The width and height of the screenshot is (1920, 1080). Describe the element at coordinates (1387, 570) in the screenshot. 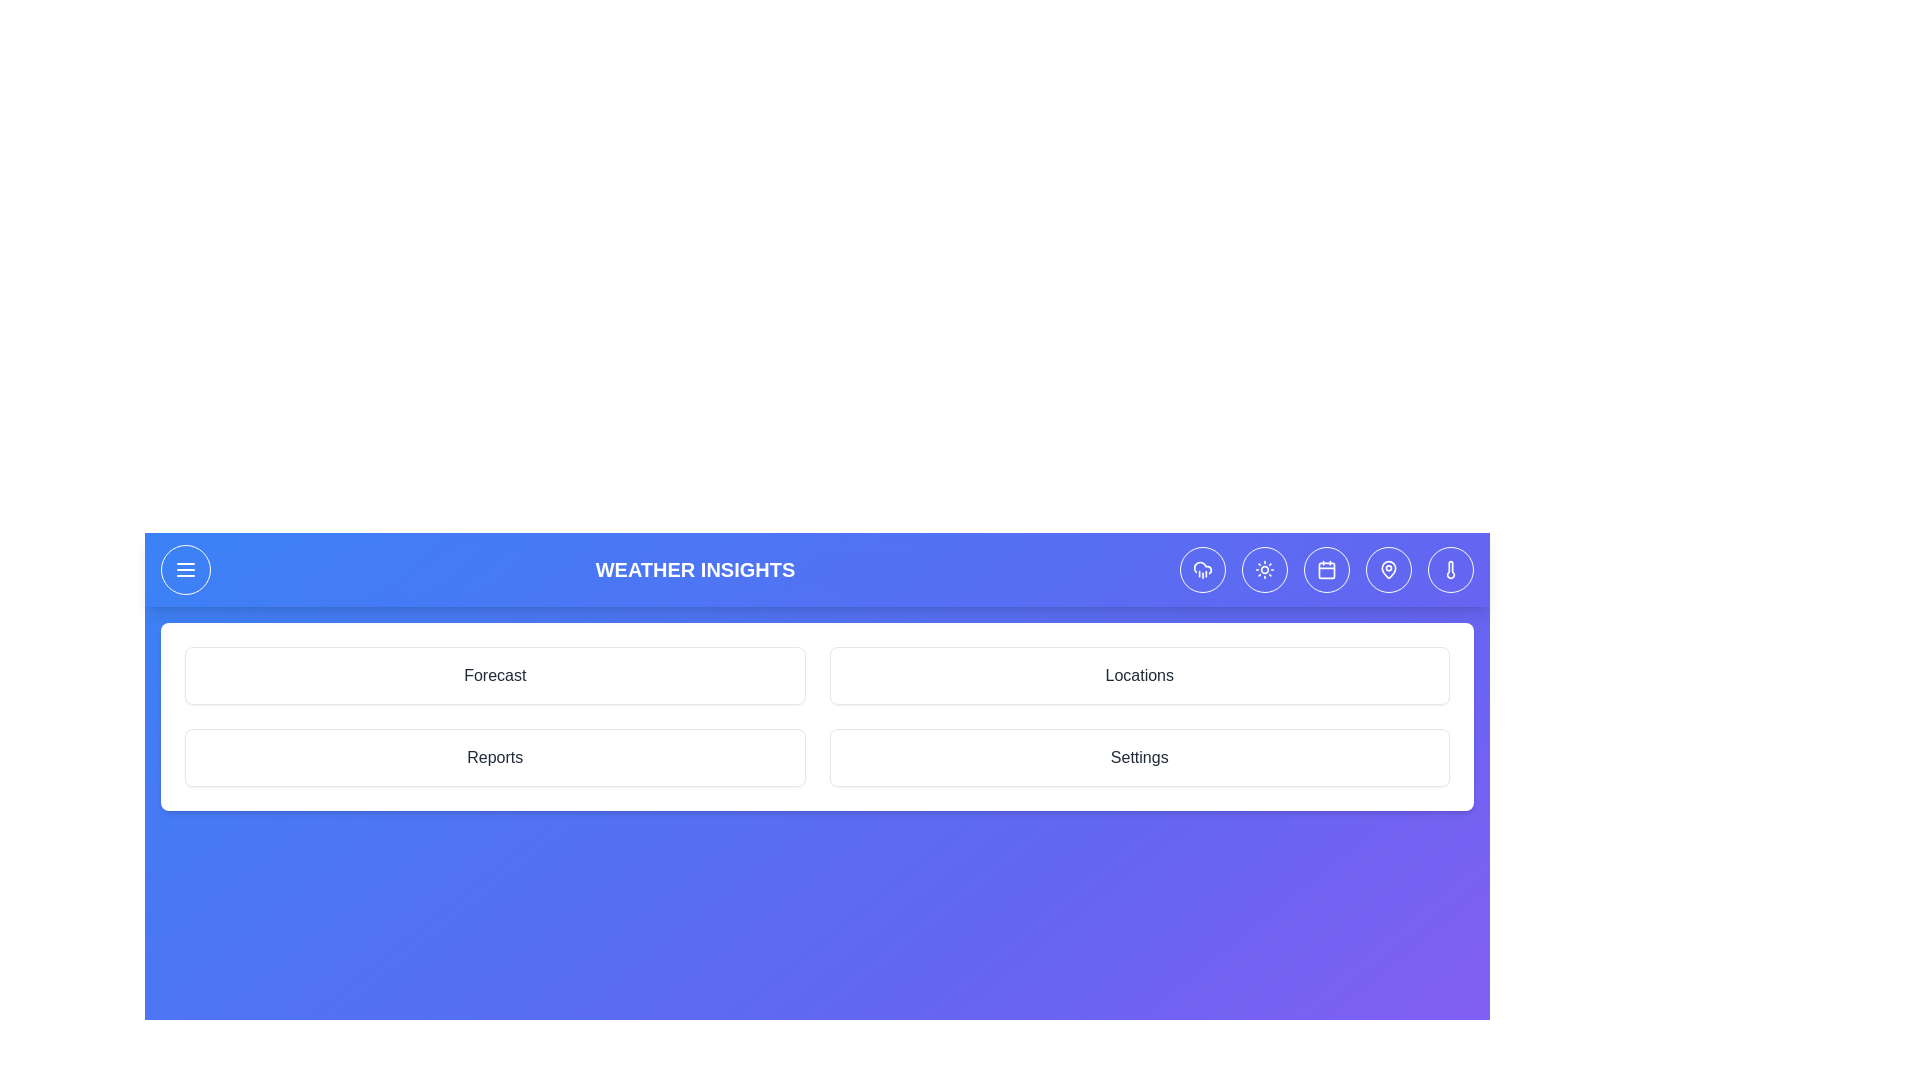

I see `the map_pin icon in the header` at that location.